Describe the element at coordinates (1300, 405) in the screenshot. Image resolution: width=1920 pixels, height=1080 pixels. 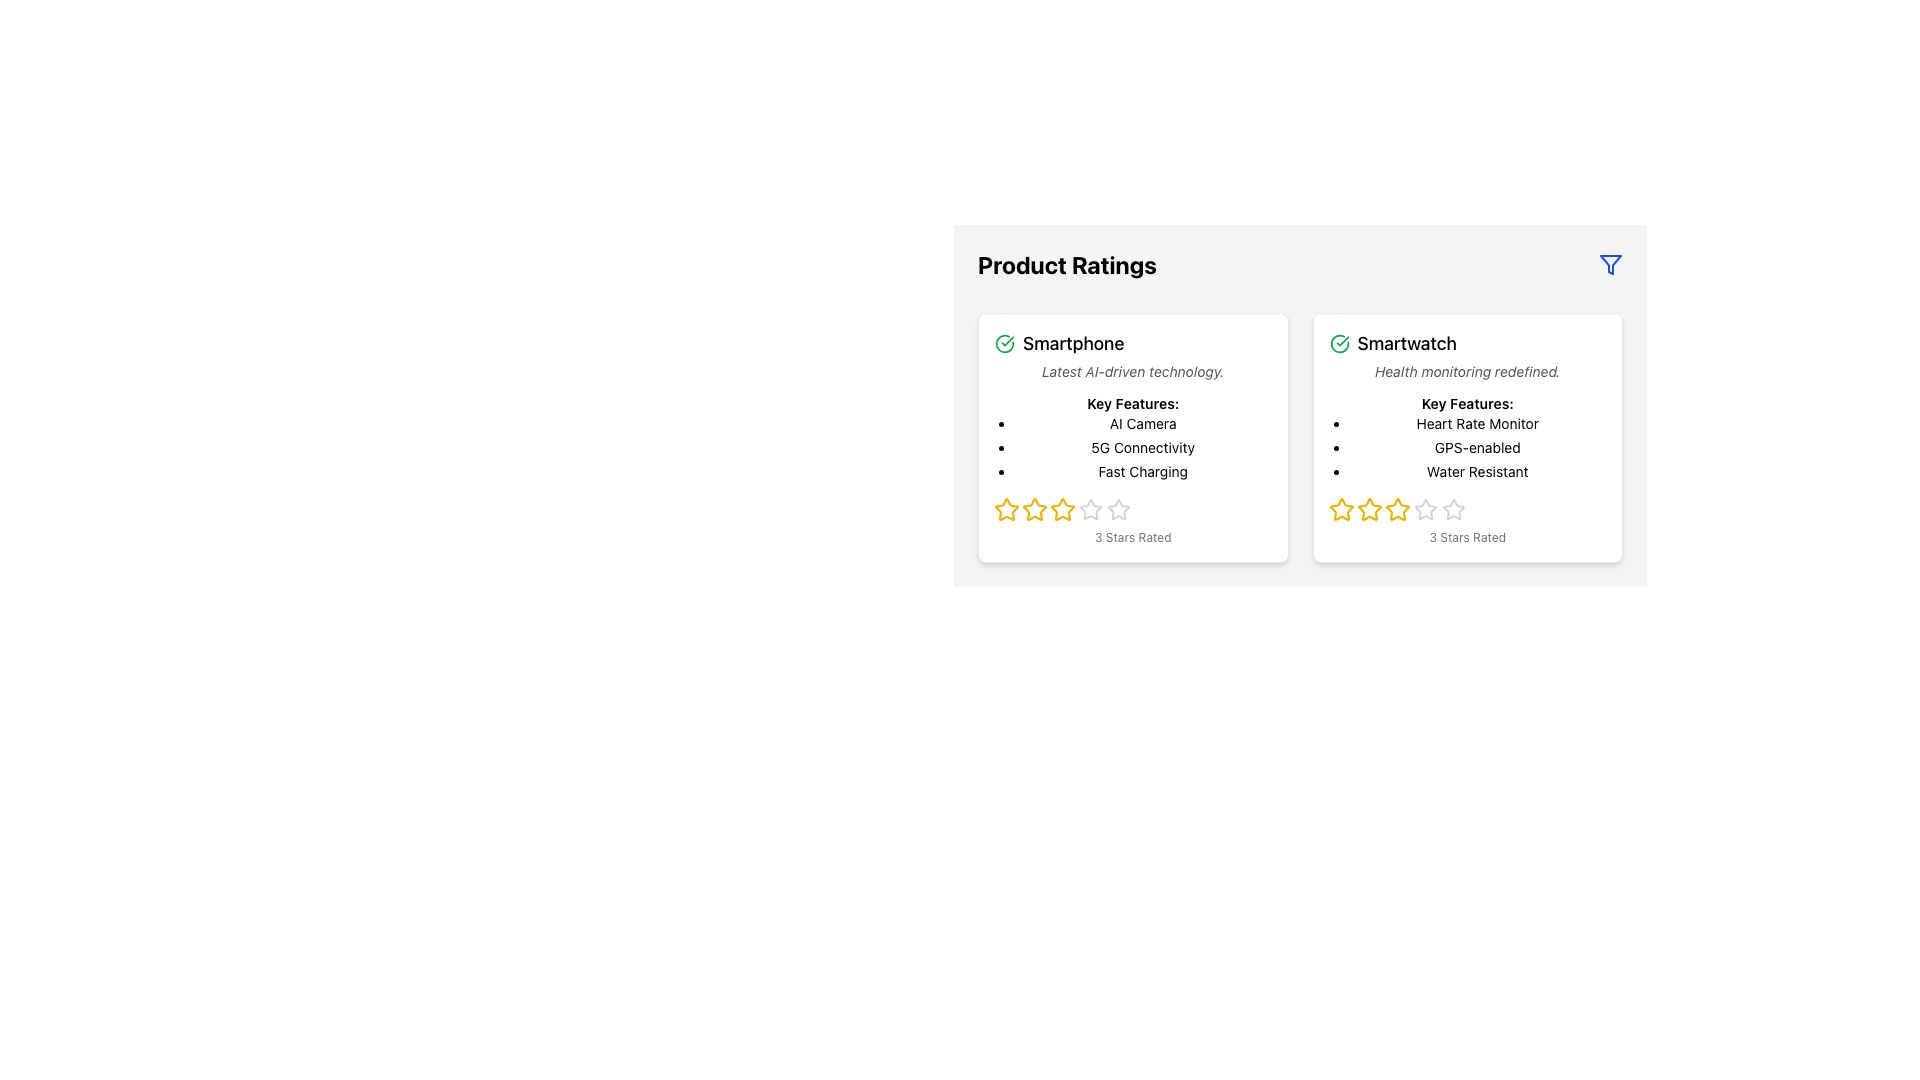
I see `the section displaying information about two products, located in the top-right quadrant below the 'Product Ratings' title` at that location.